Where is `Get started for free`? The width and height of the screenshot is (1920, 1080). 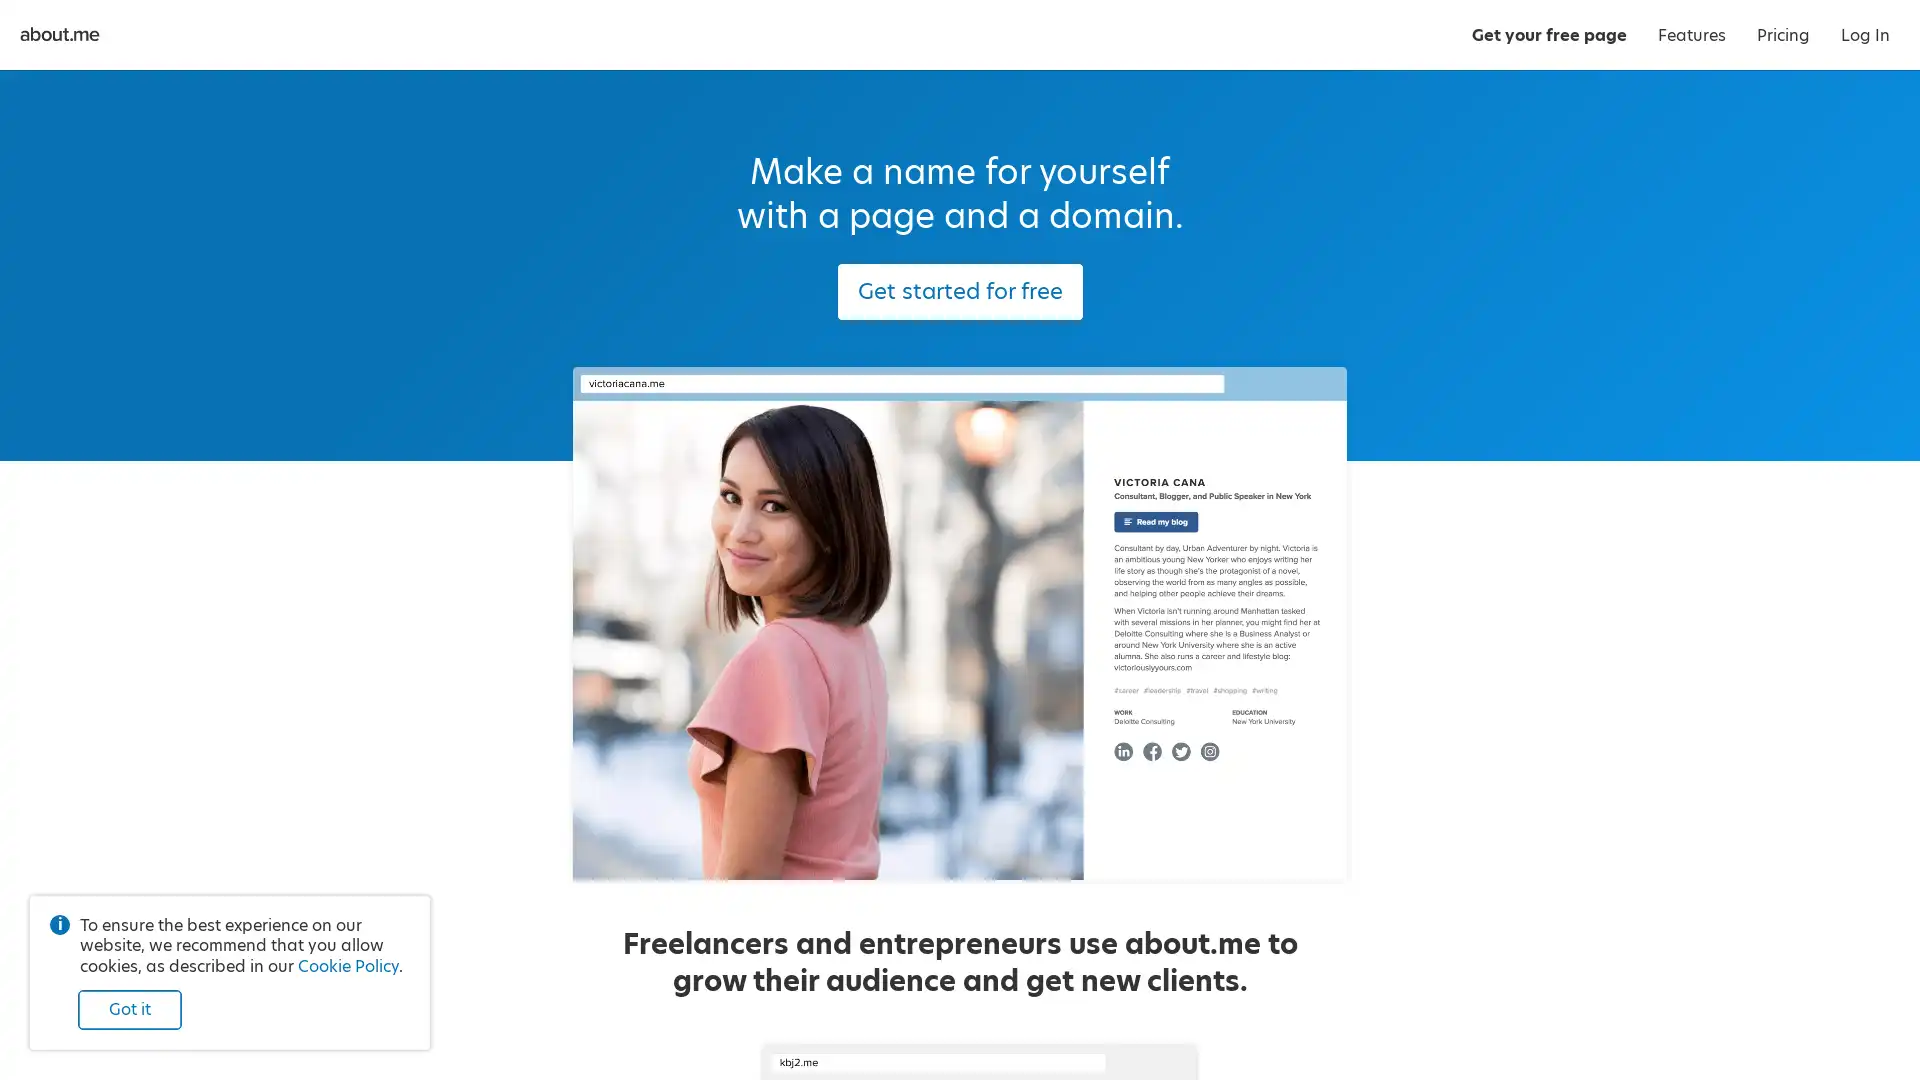
Get started for free is located at coordinates (958, 292).